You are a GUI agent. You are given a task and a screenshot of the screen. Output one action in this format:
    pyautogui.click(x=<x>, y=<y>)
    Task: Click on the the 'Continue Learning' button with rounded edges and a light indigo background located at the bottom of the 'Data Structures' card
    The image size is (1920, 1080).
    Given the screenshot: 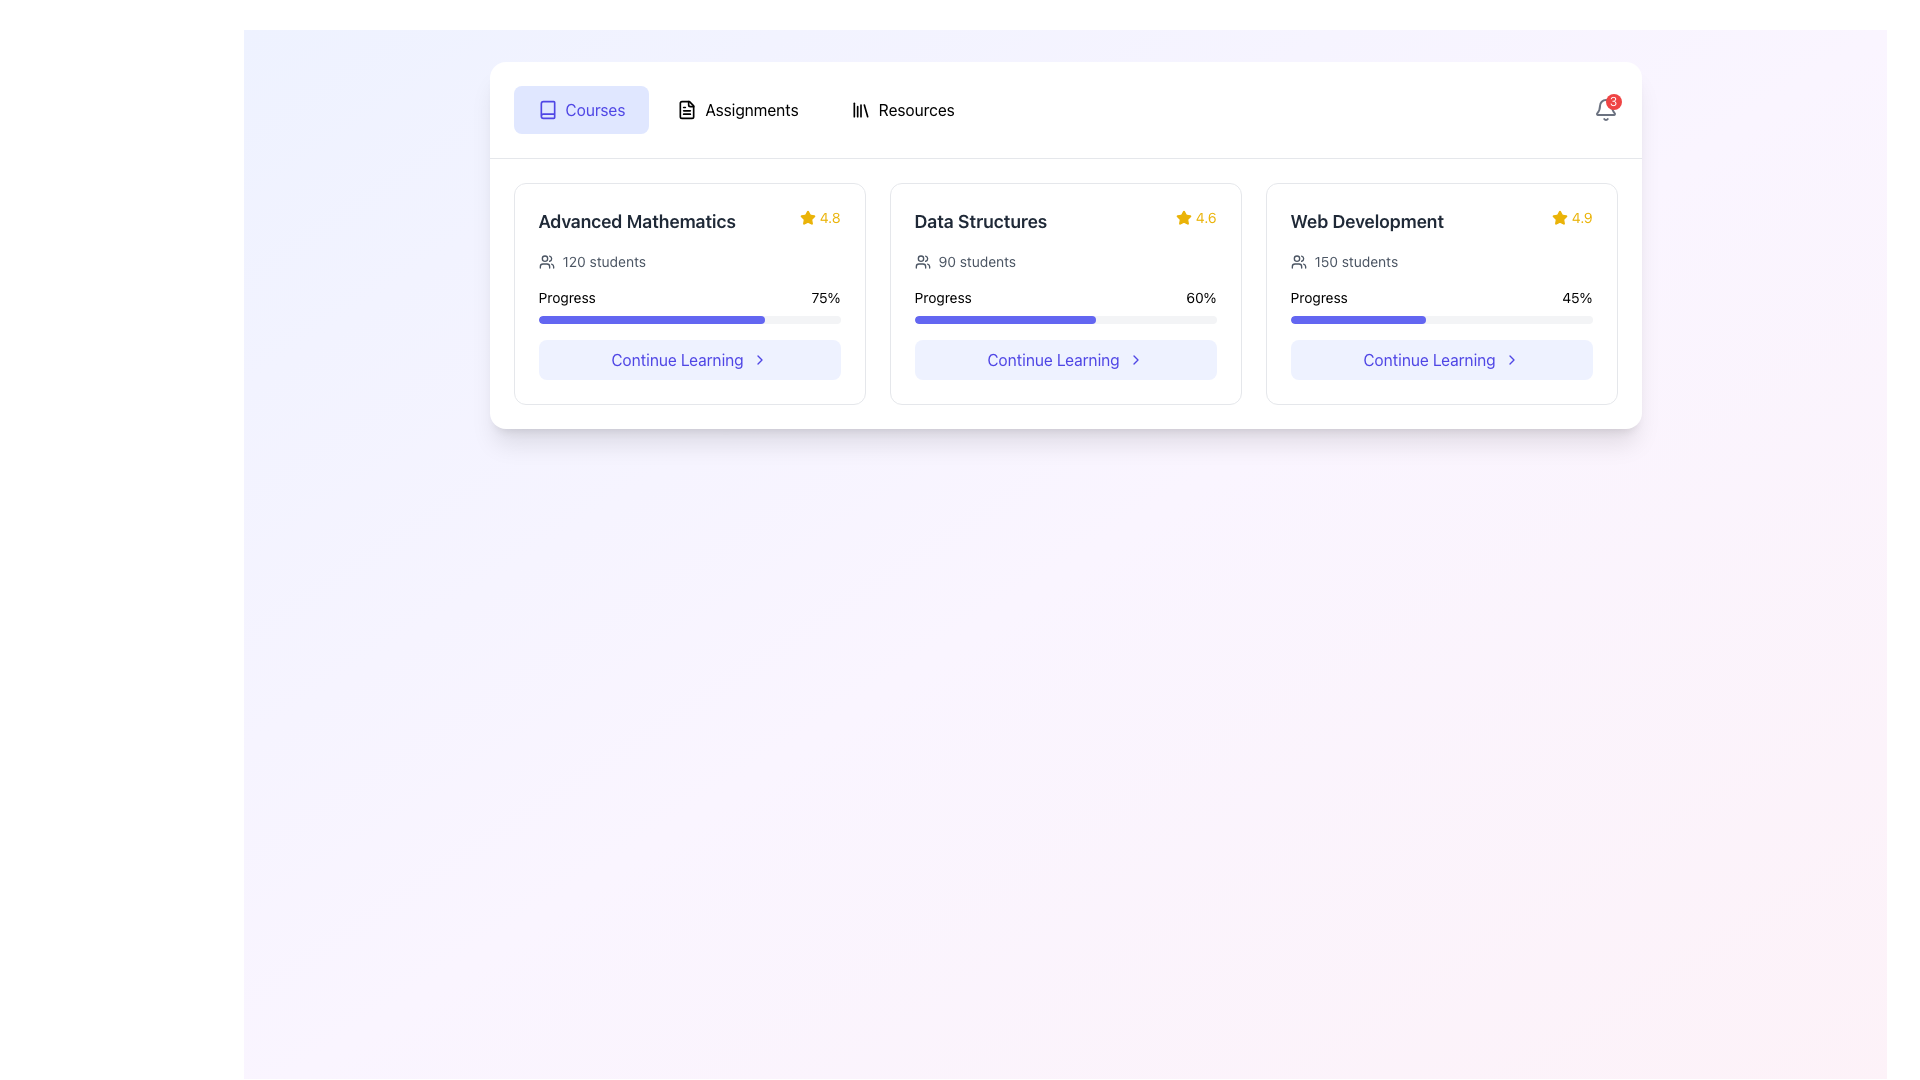 What is the action you would take?
    pyautogui.click(x=1064, y=358)
    